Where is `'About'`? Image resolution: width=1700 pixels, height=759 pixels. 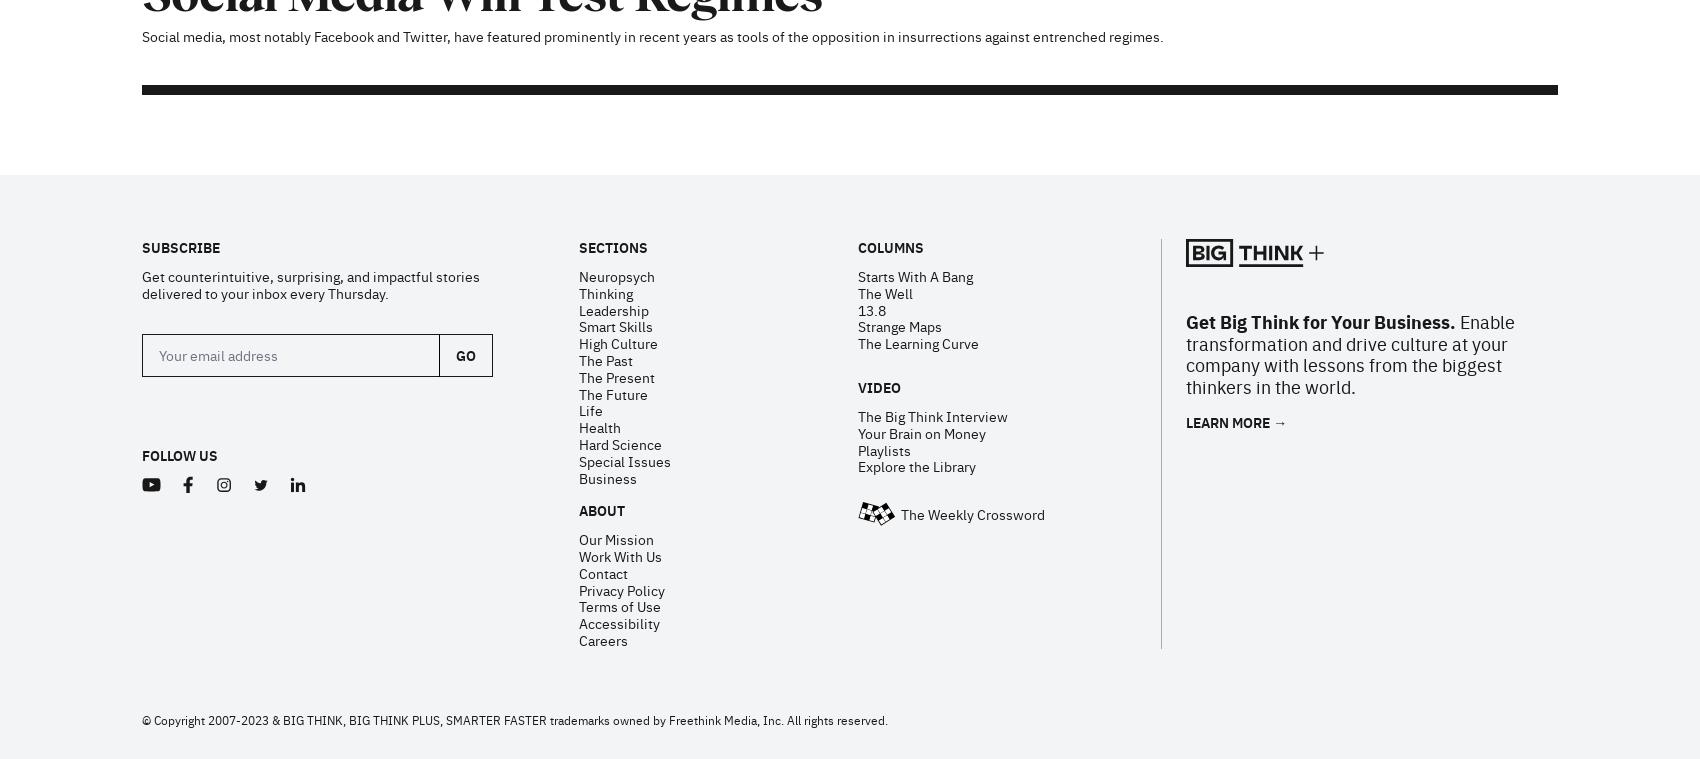
'About' is located at coordinates (599, 251).